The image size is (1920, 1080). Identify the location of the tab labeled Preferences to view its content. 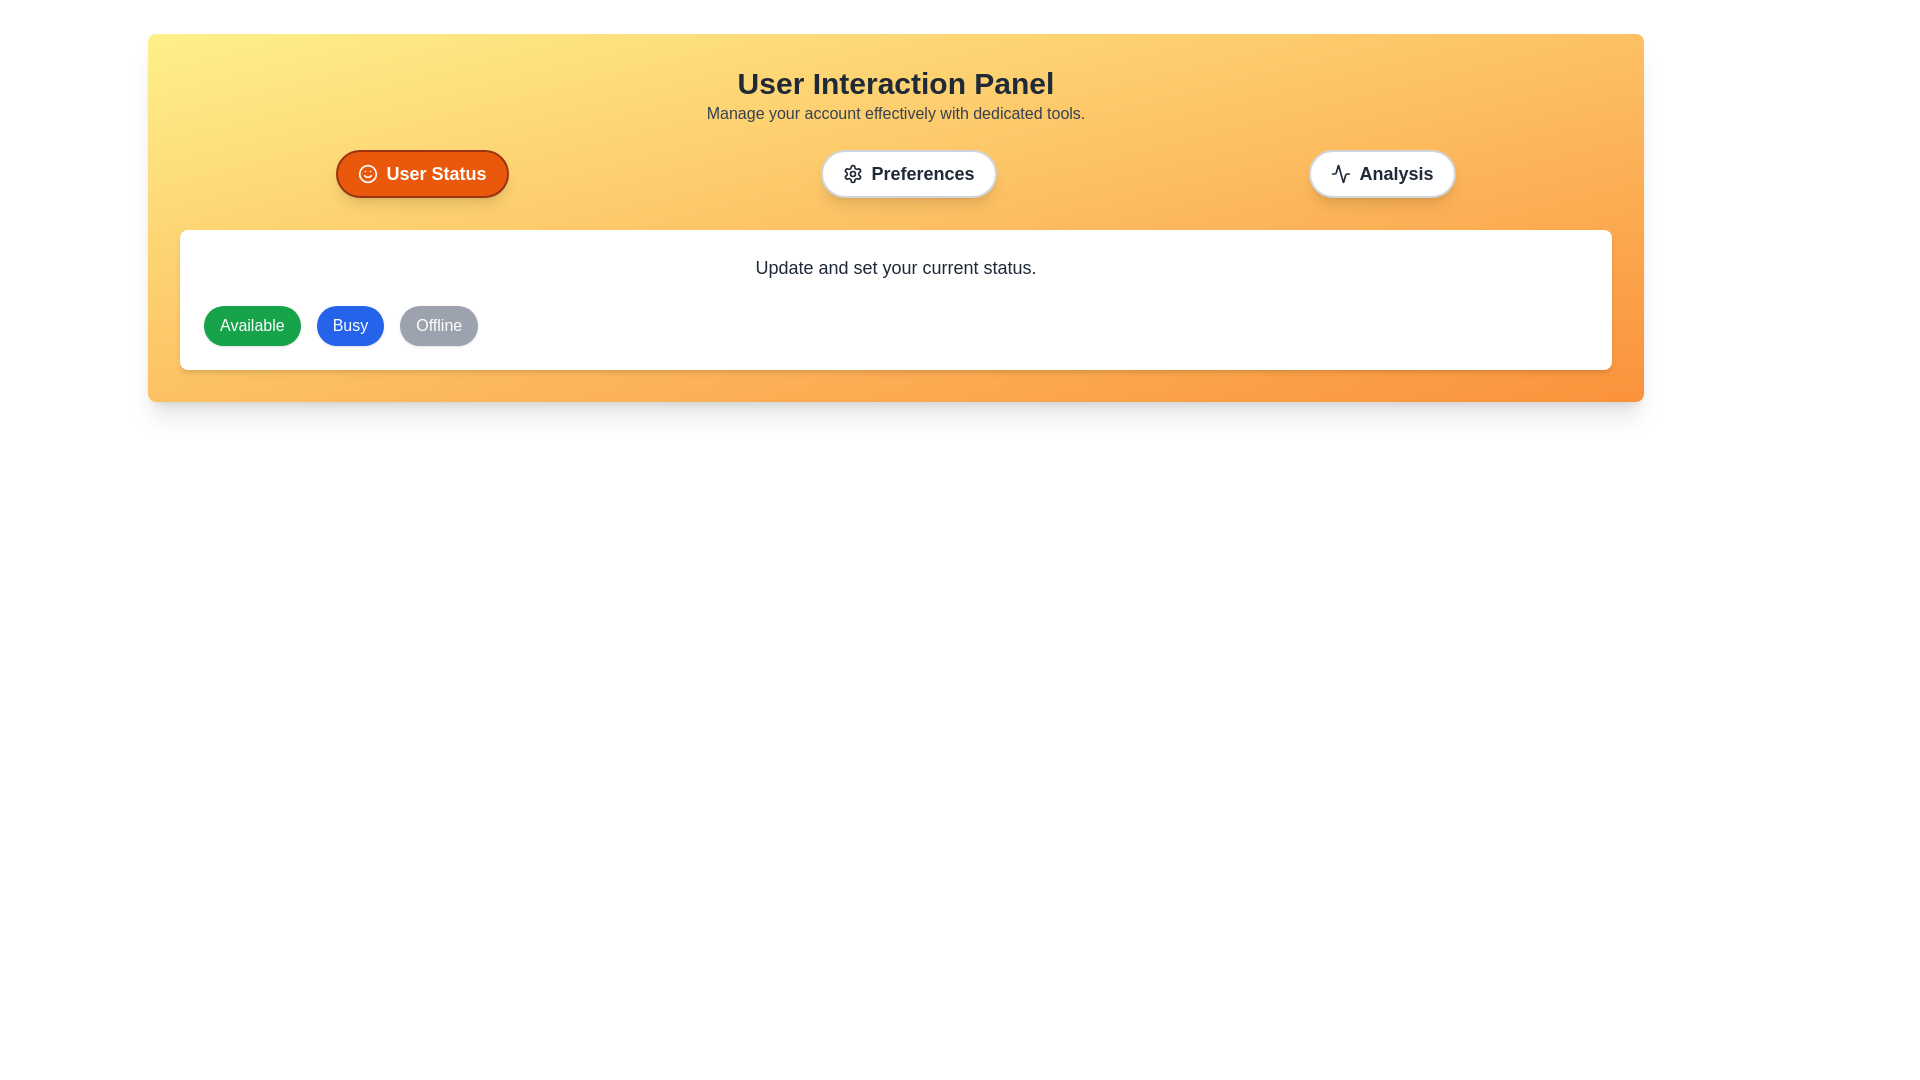
(907, 172).